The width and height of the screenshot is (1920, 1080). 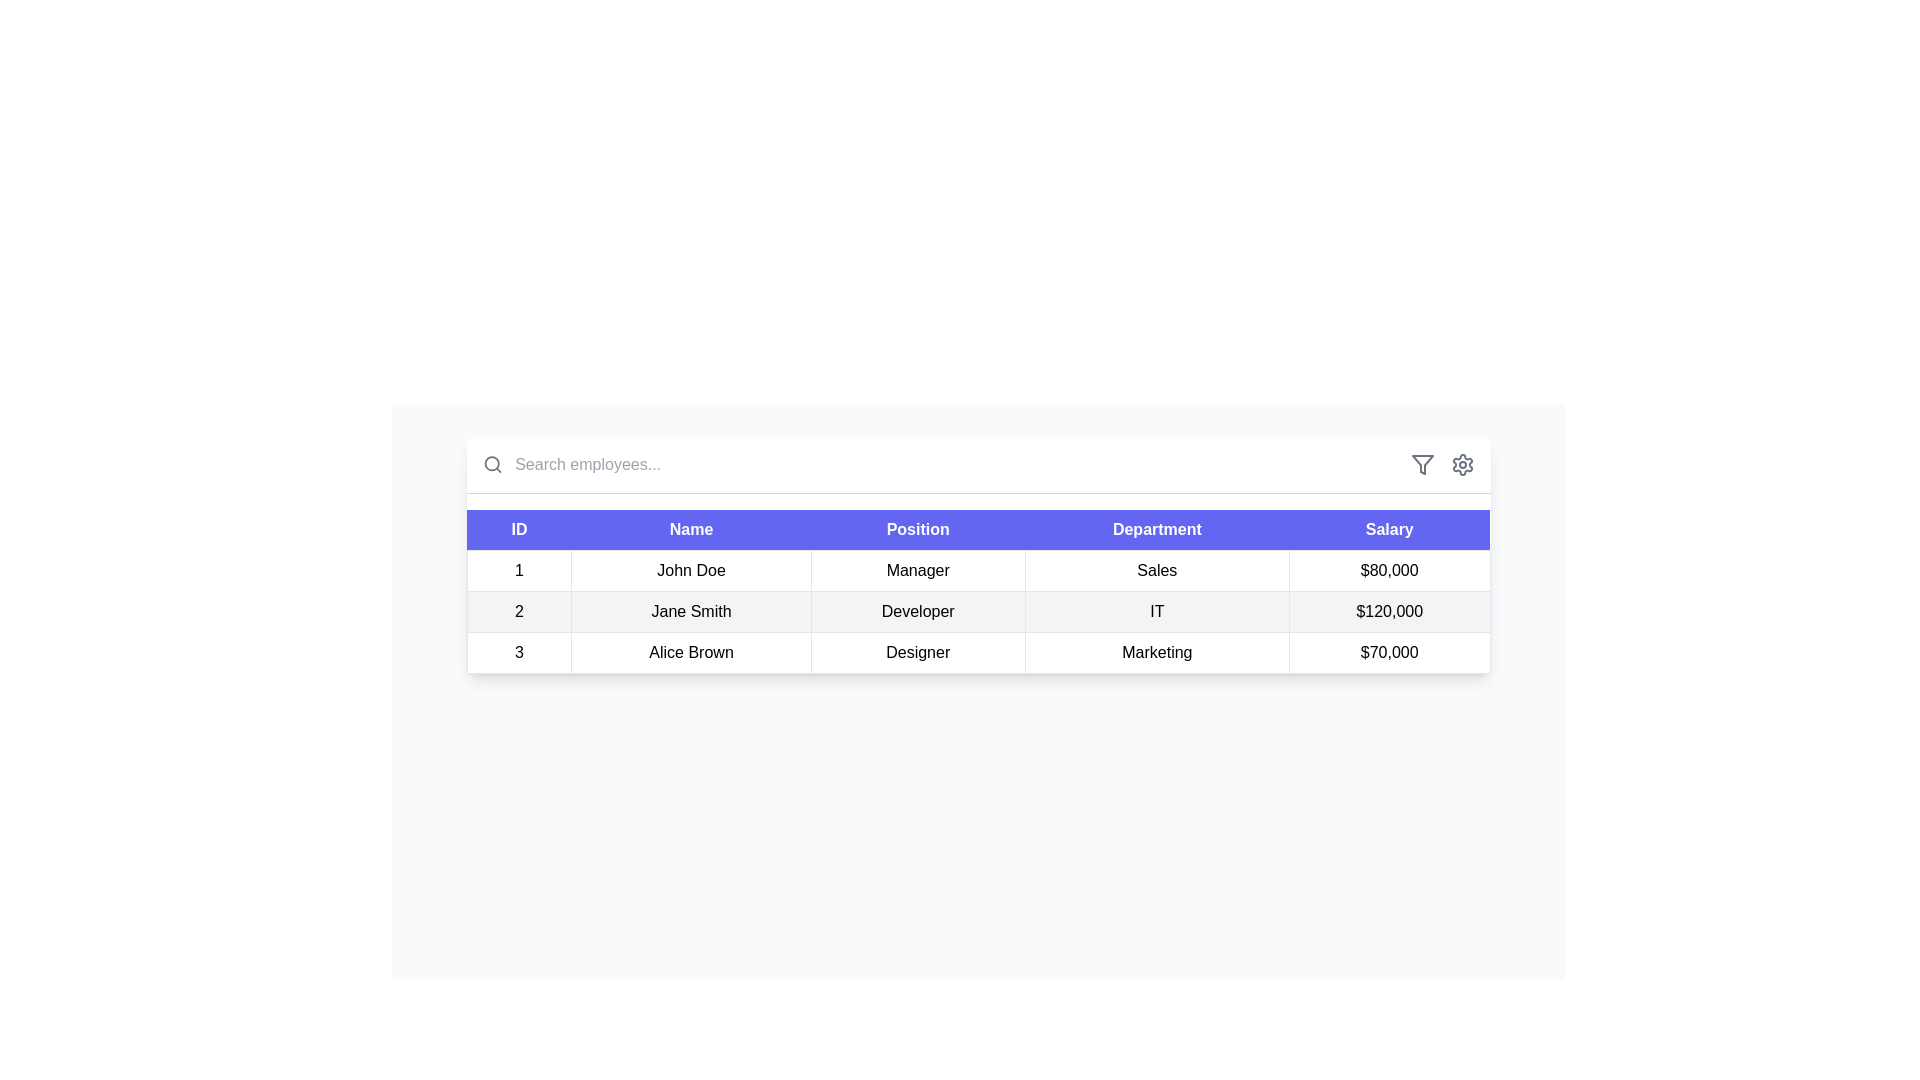 I want to click on the second row in the employee details table displaying information about Jane Smith, including her ID, name, position, department, and salary, so click(x=978, y=611).